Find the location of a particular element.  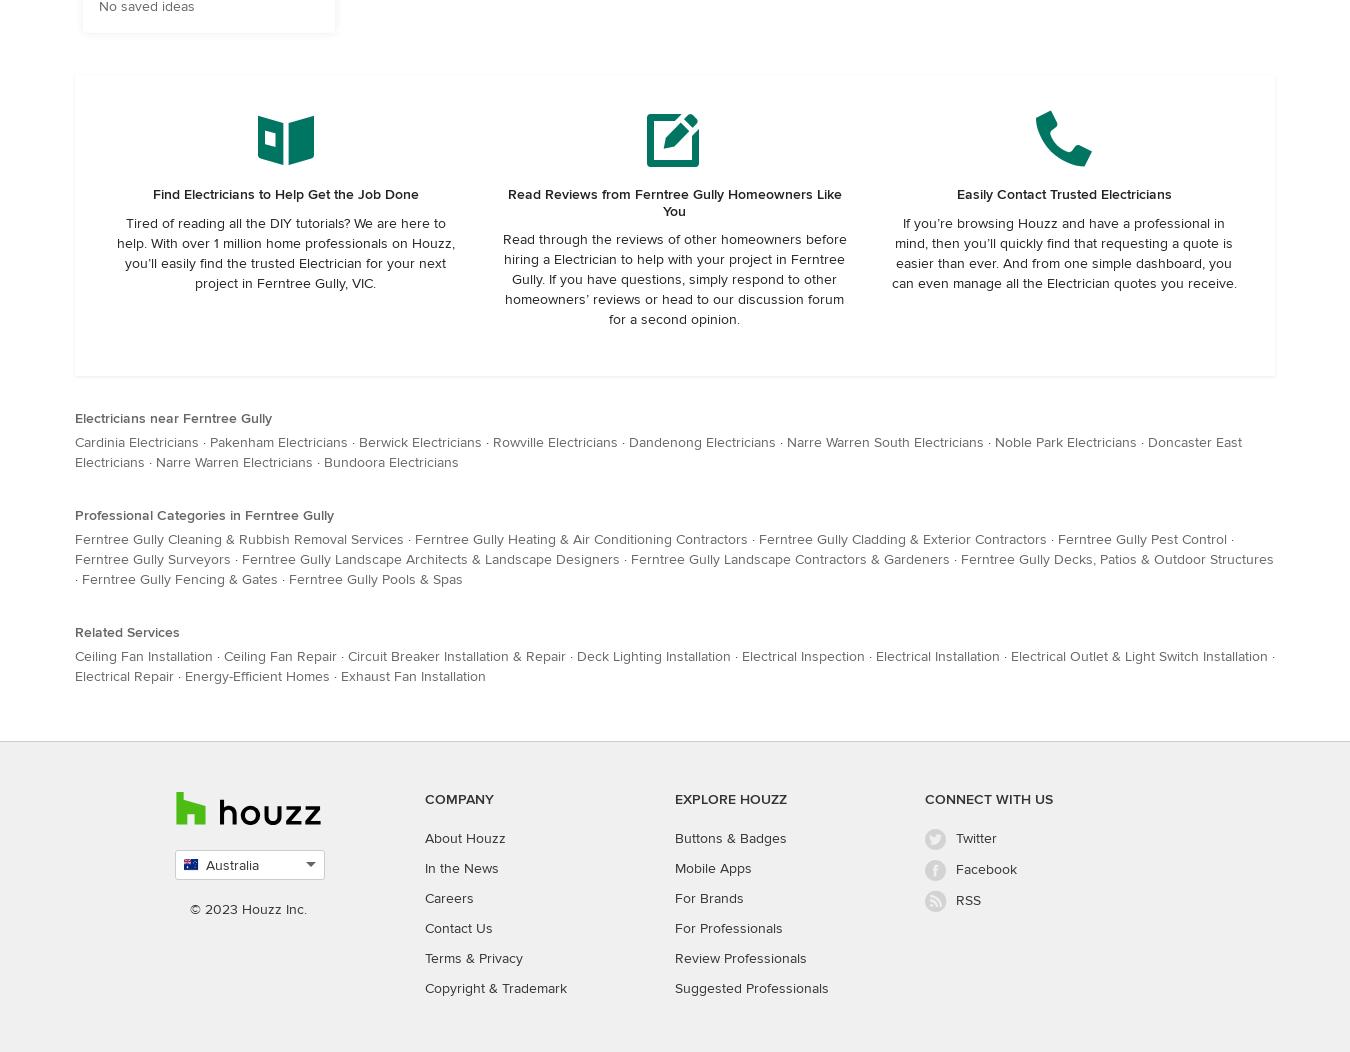

'Copyright & Trademark' is located at coordinates (494, 987).